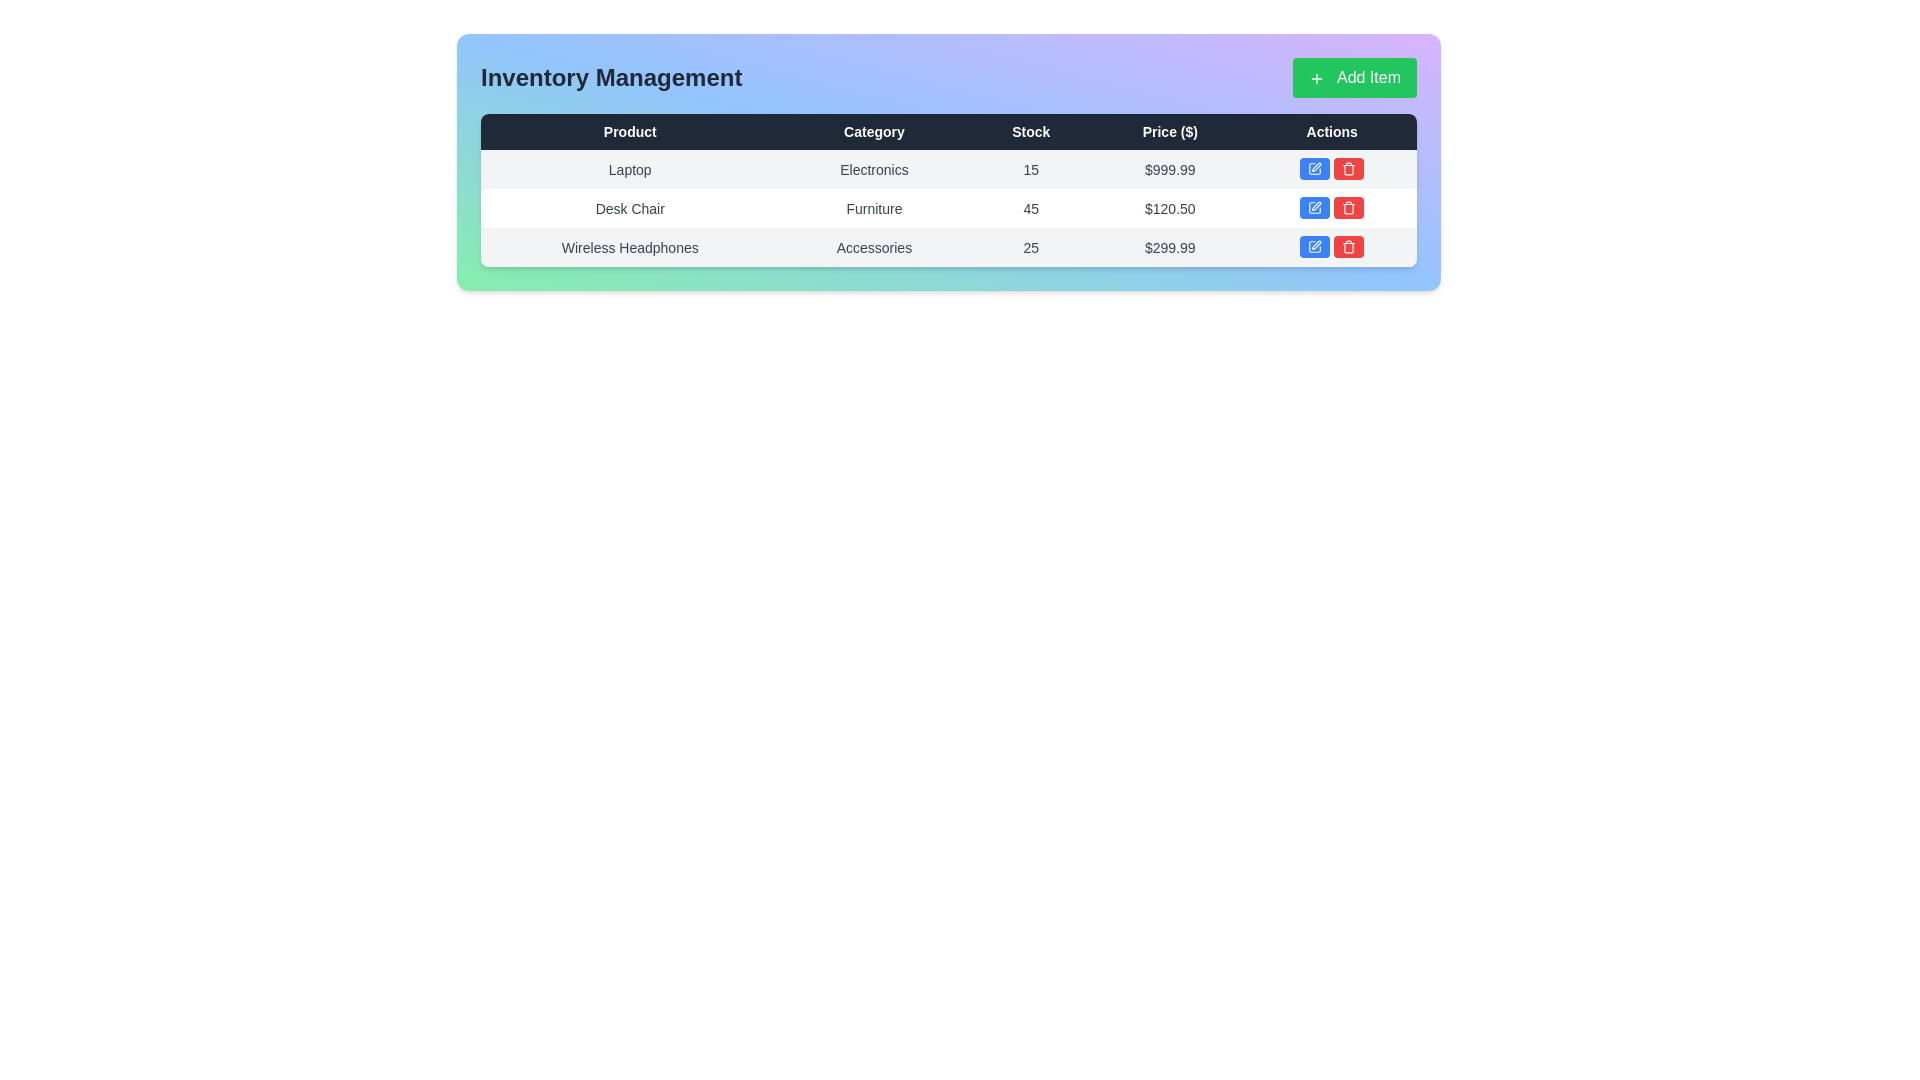 The image size is (1920, 1080). Describe the element at coordinates (1031, 168) in the screenshot. I see `text label displaying the number '15' located in the 'Stock' column of the first row, aligned with the 'Laptop' product in the 'Electronics' category` at that location.